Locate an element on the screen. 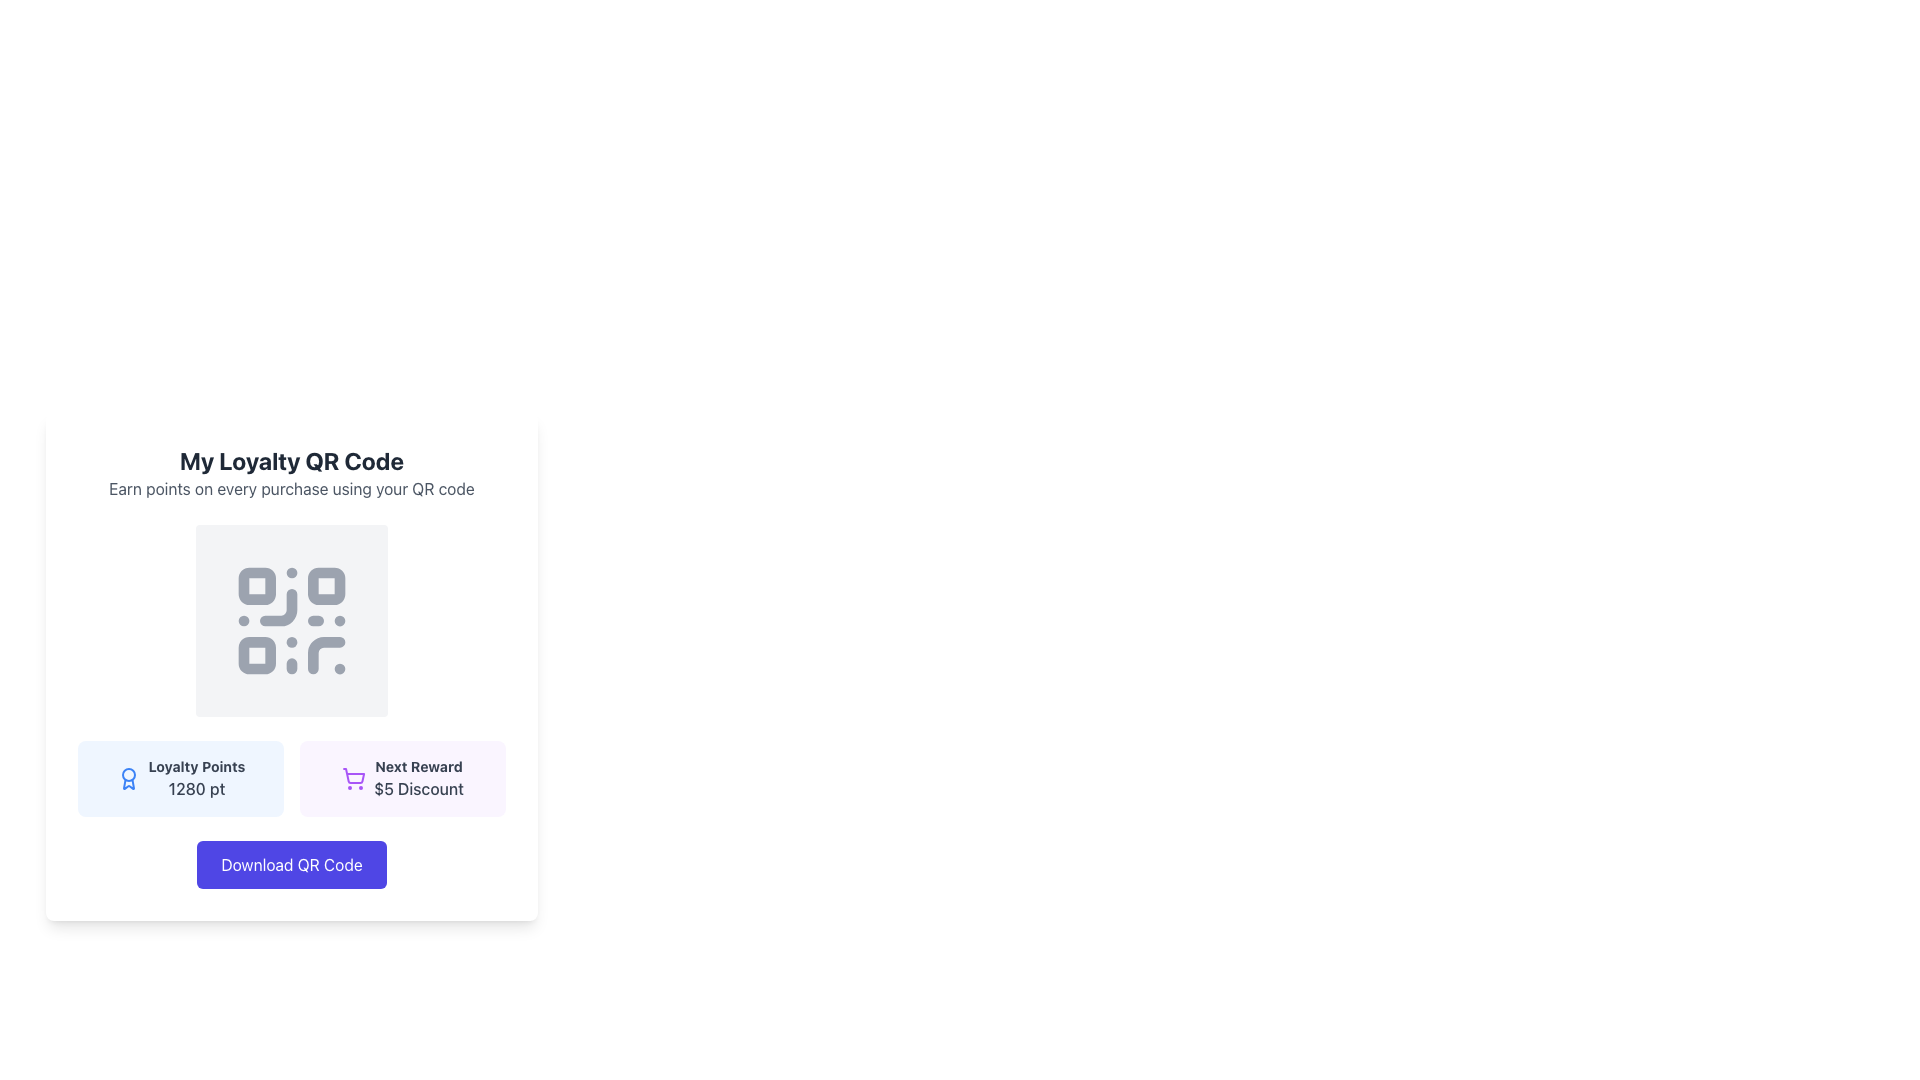 Image resolution: width=1920 pixels, height=1080 pixels. the button labeled 'Download QR Code' with a blue background and white text is located at coordinates (291, 863).